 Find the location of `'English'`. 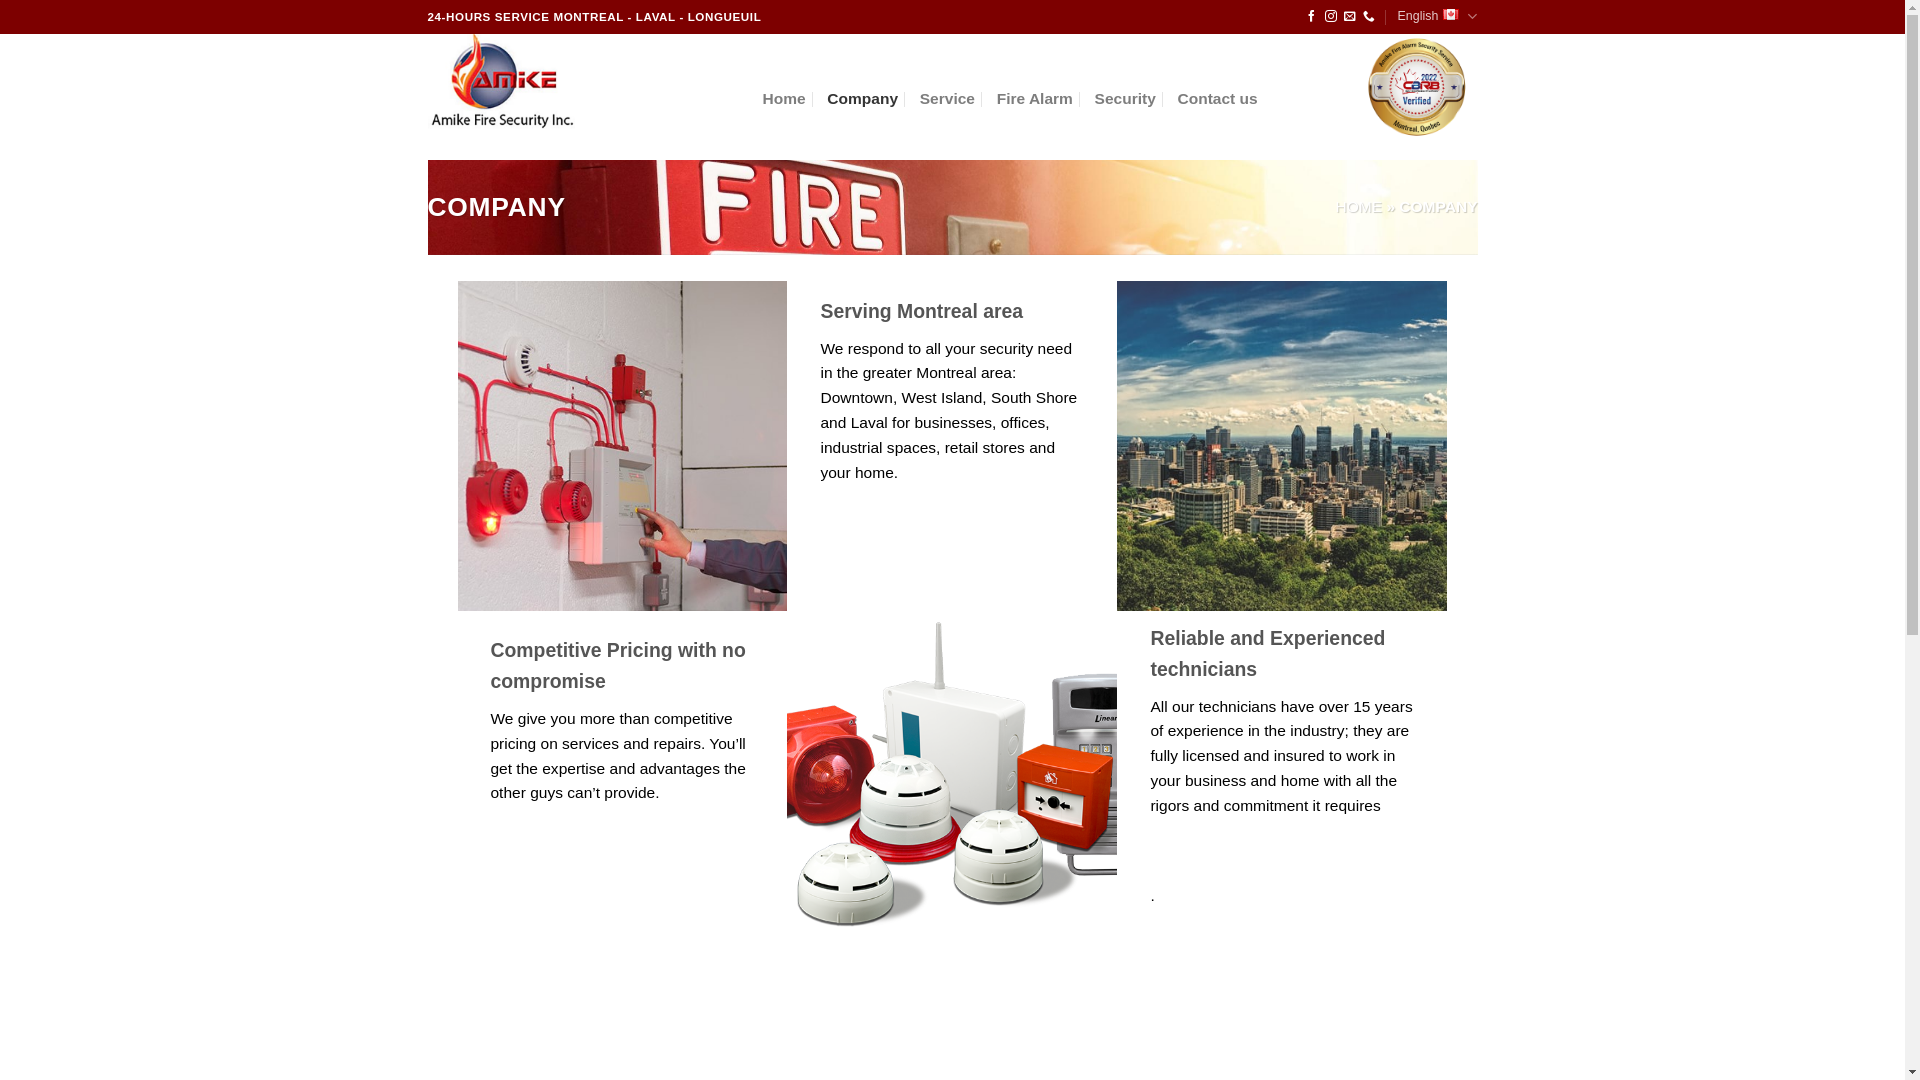

'English' is located at coordinates (1437, 16).